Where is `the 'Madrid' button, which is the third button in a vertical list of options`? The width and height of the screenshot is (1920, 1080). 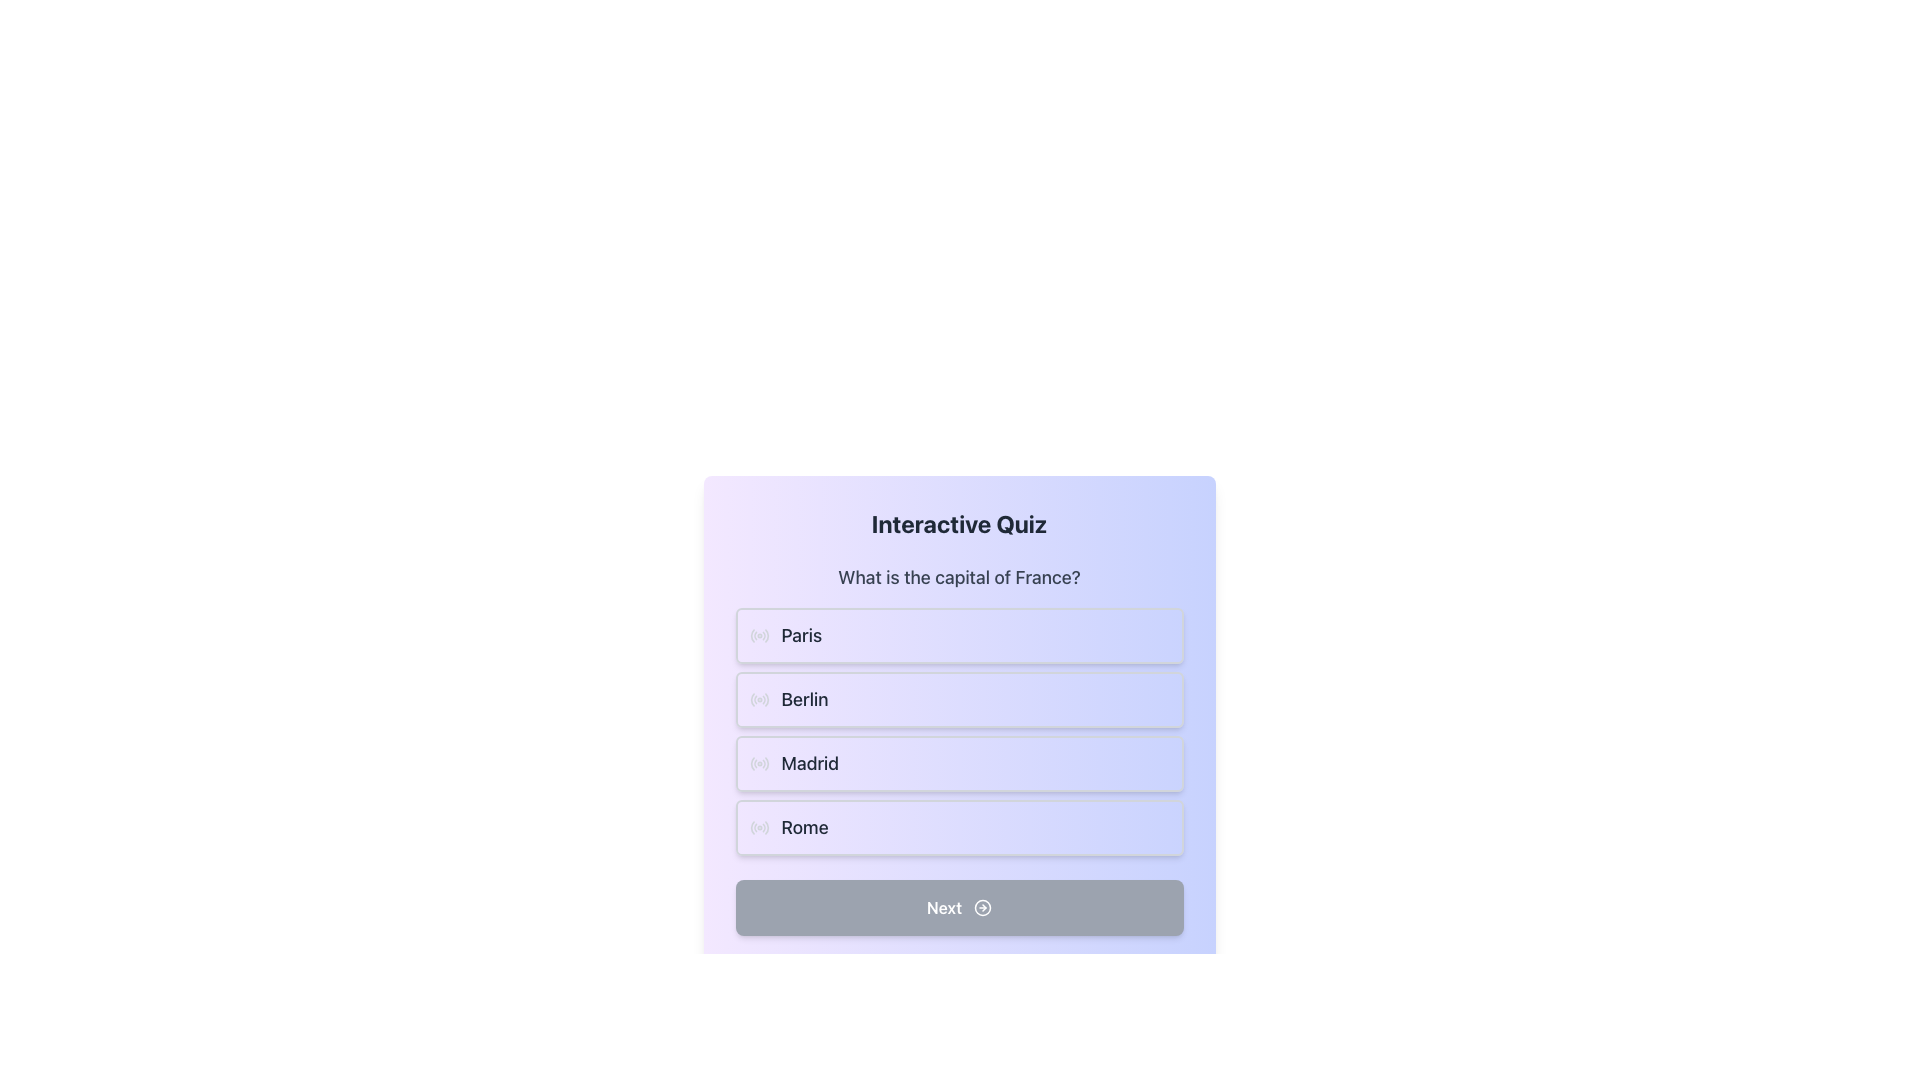 the 'Madrid' button, which is the third button in a vertical list of options is located at coordinates (958, 763).